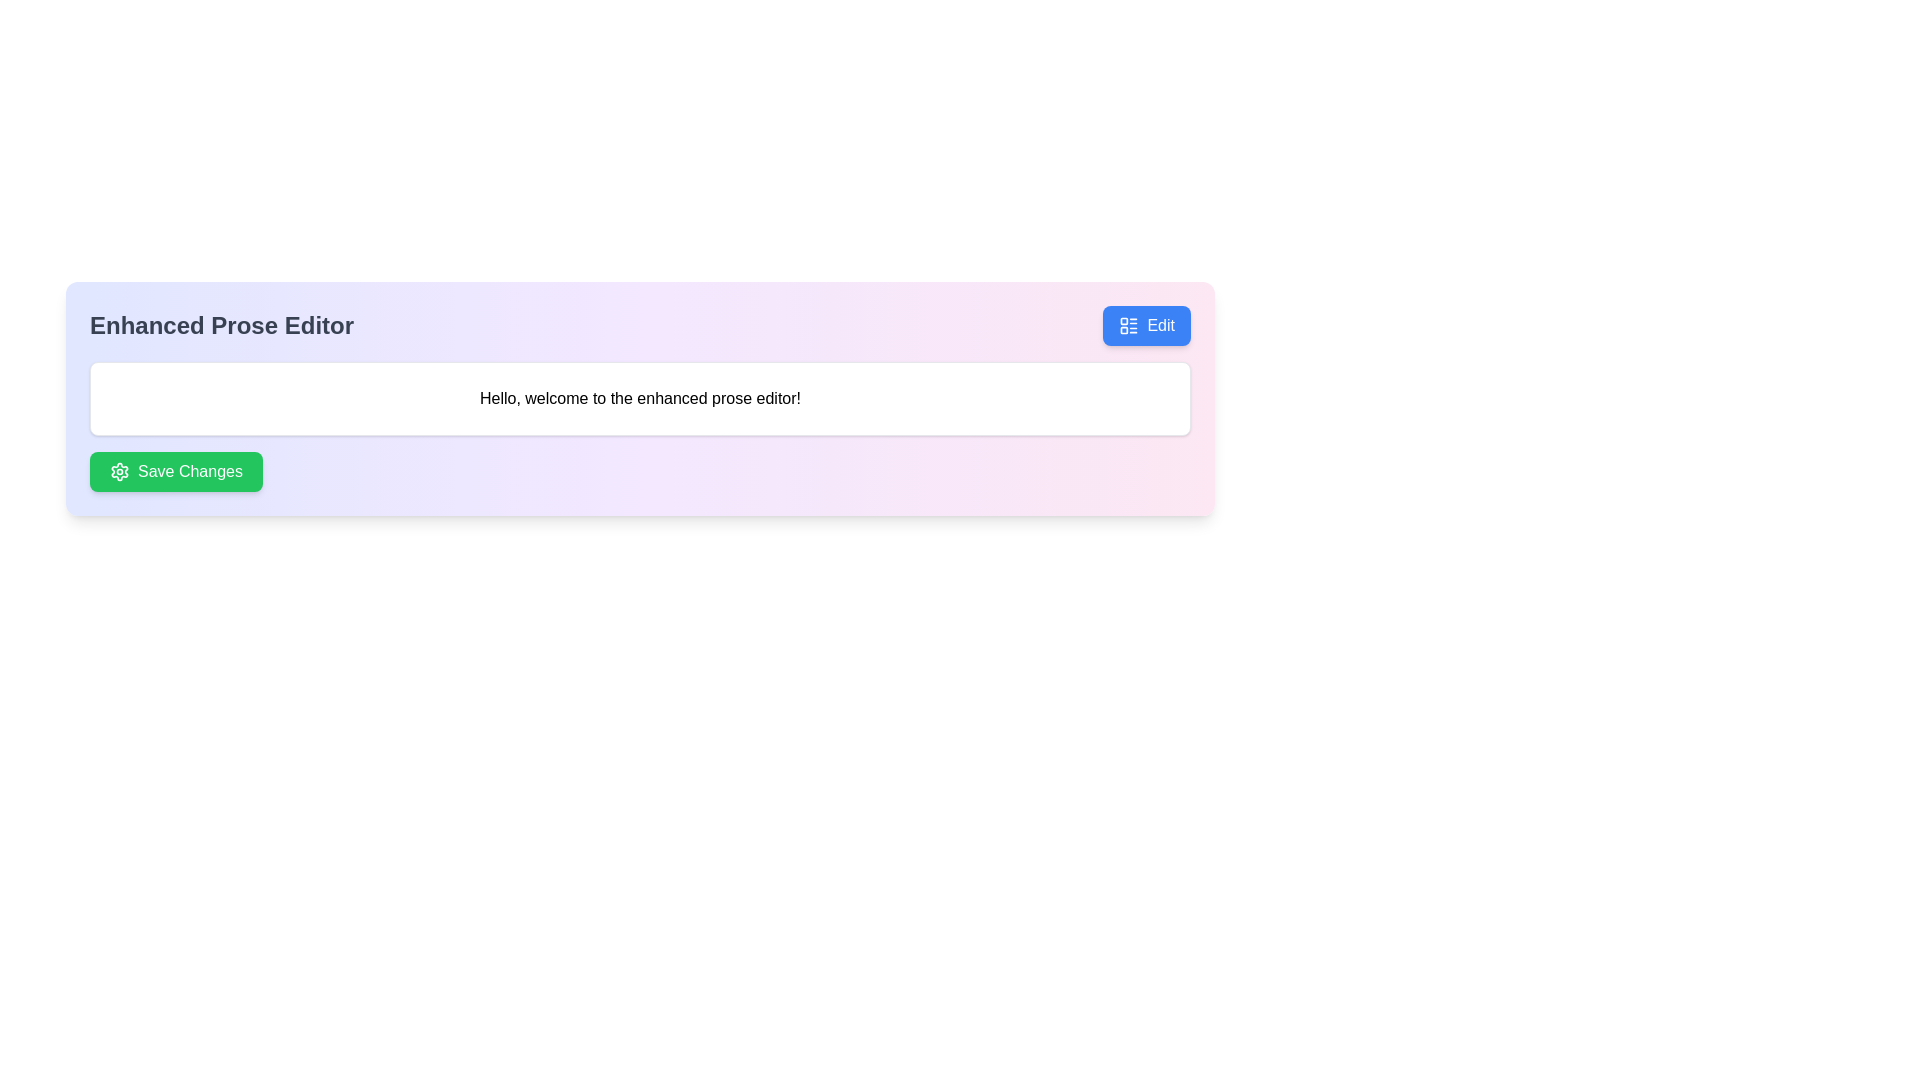  Describe the element at coordinates (221, 325) in the screenshot. I see `the 'Enhanced Prose Editor' text label located in the top-left section of the box, which serves as a title indicating the feature name` at that location.